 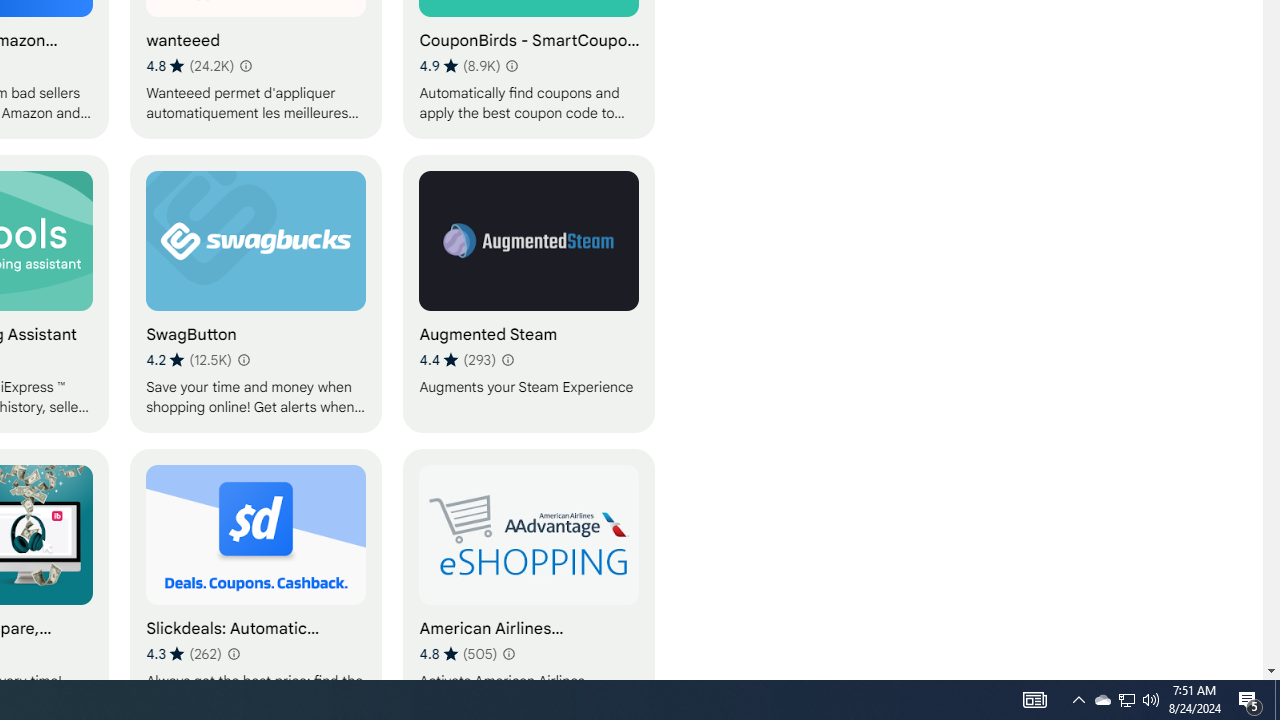 I want to click on 'Learn more about results and reviews "wanteeed"', so click(x=244, y=64).